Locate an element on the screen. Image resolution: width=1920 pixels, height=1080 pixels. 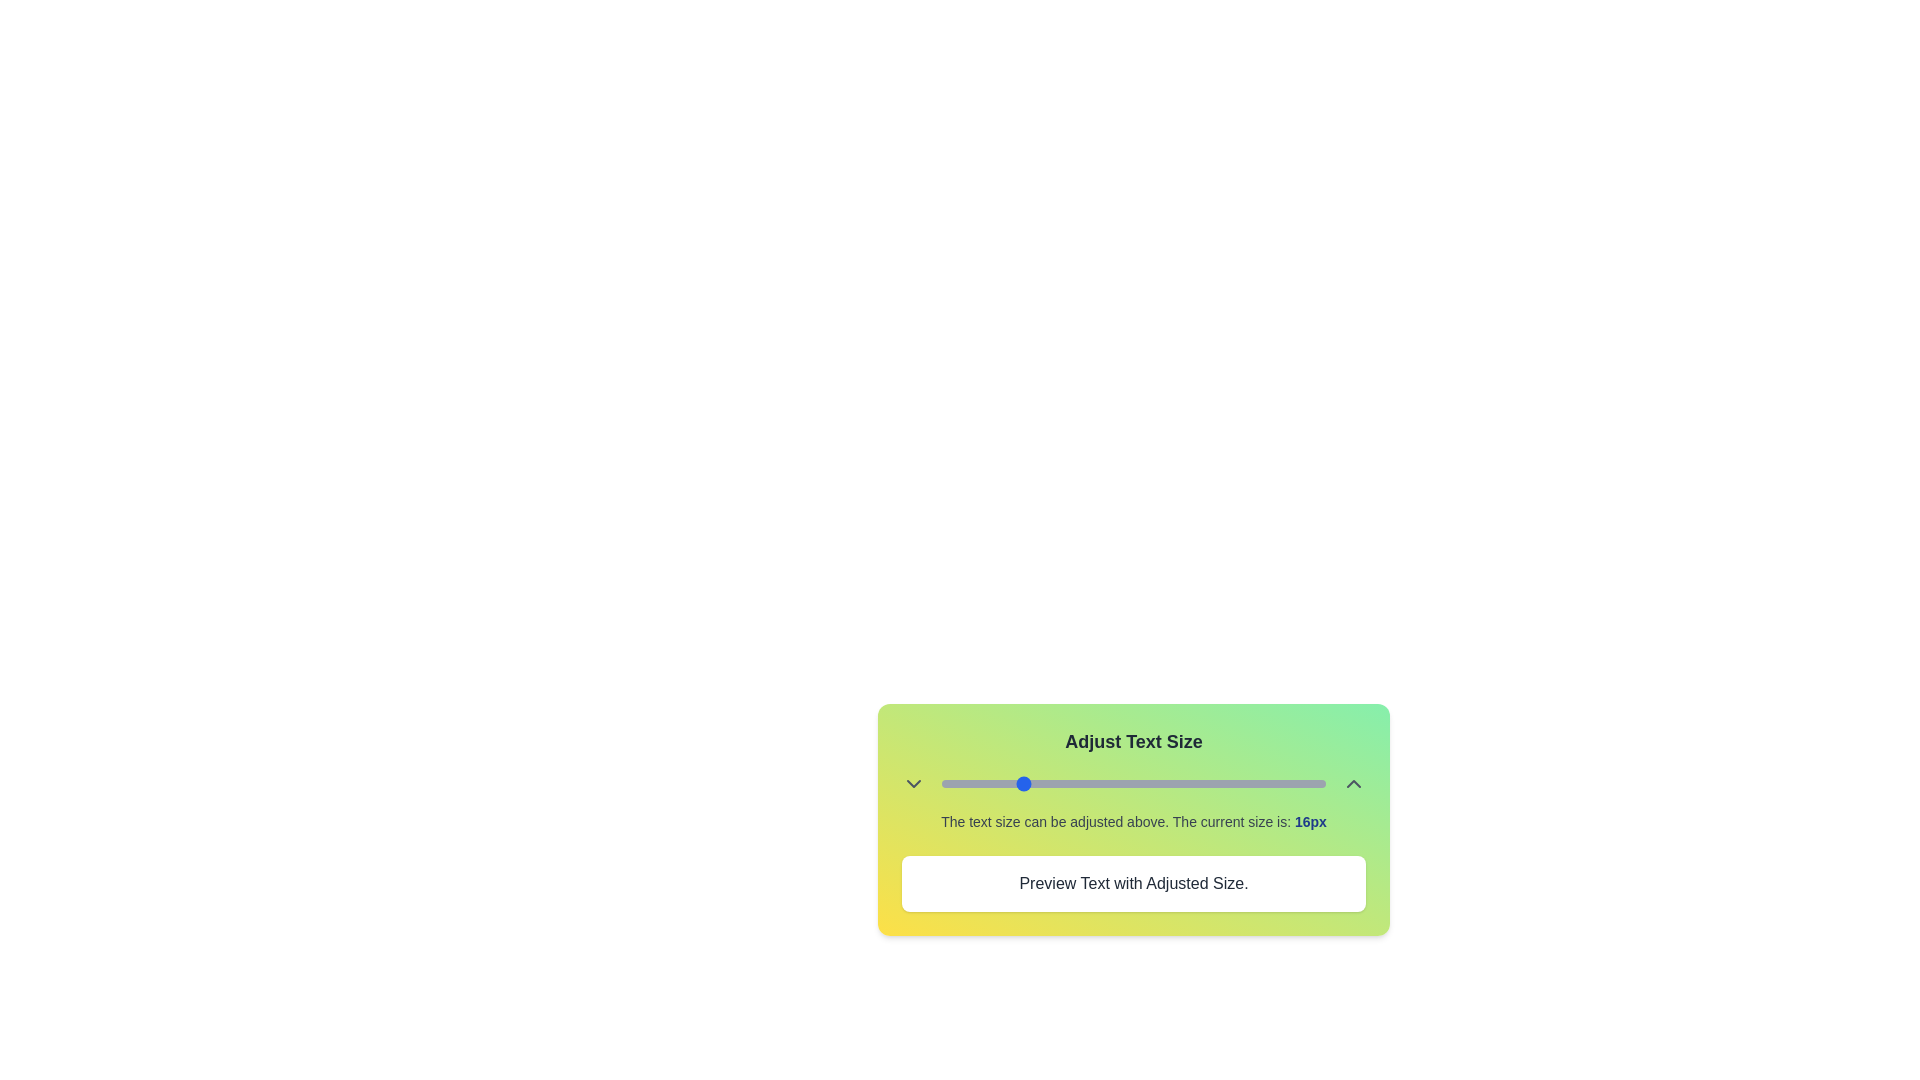
the text size to 13px using the slider is located at coordinates (989, 782).